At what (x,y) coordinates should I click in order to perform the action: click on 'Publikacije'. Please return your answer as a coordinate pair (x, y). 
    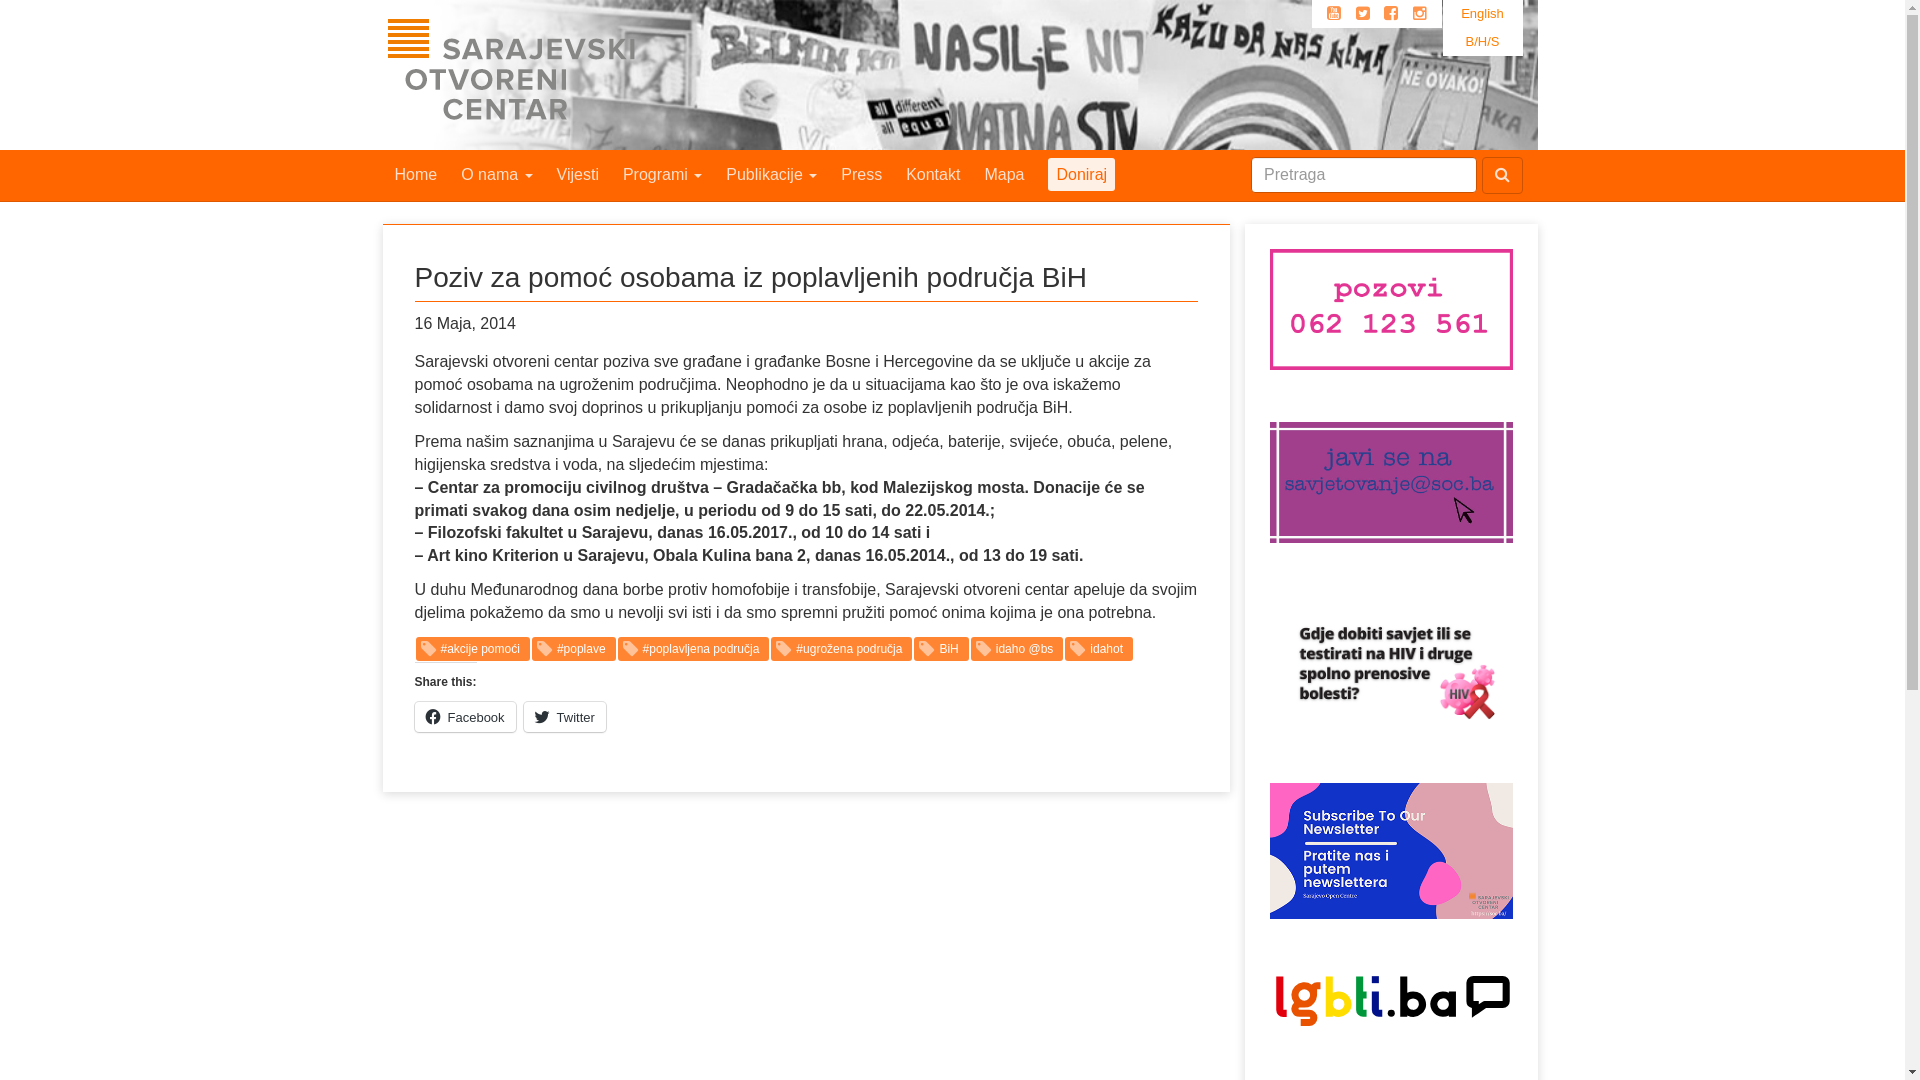
    Looking at the image, I should click on (714, 173).